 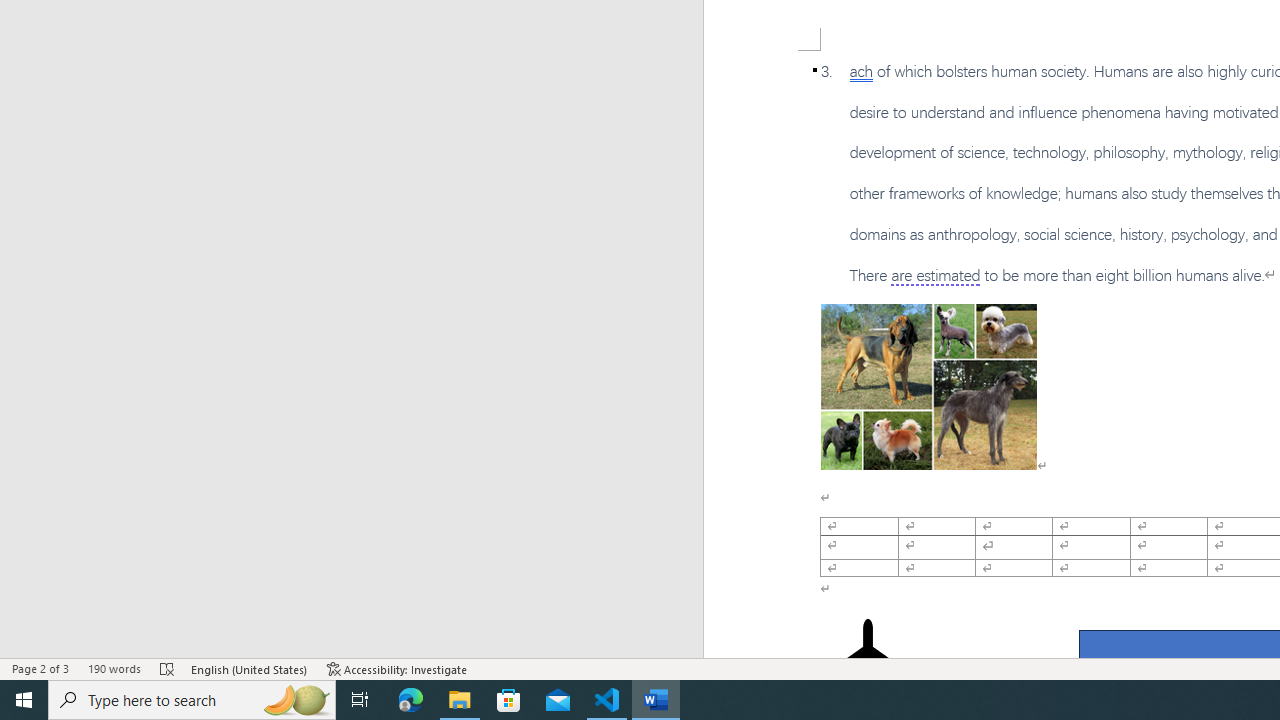 I want to click on 'Page Number Page 2 of 3', so click(x=40, y=669).